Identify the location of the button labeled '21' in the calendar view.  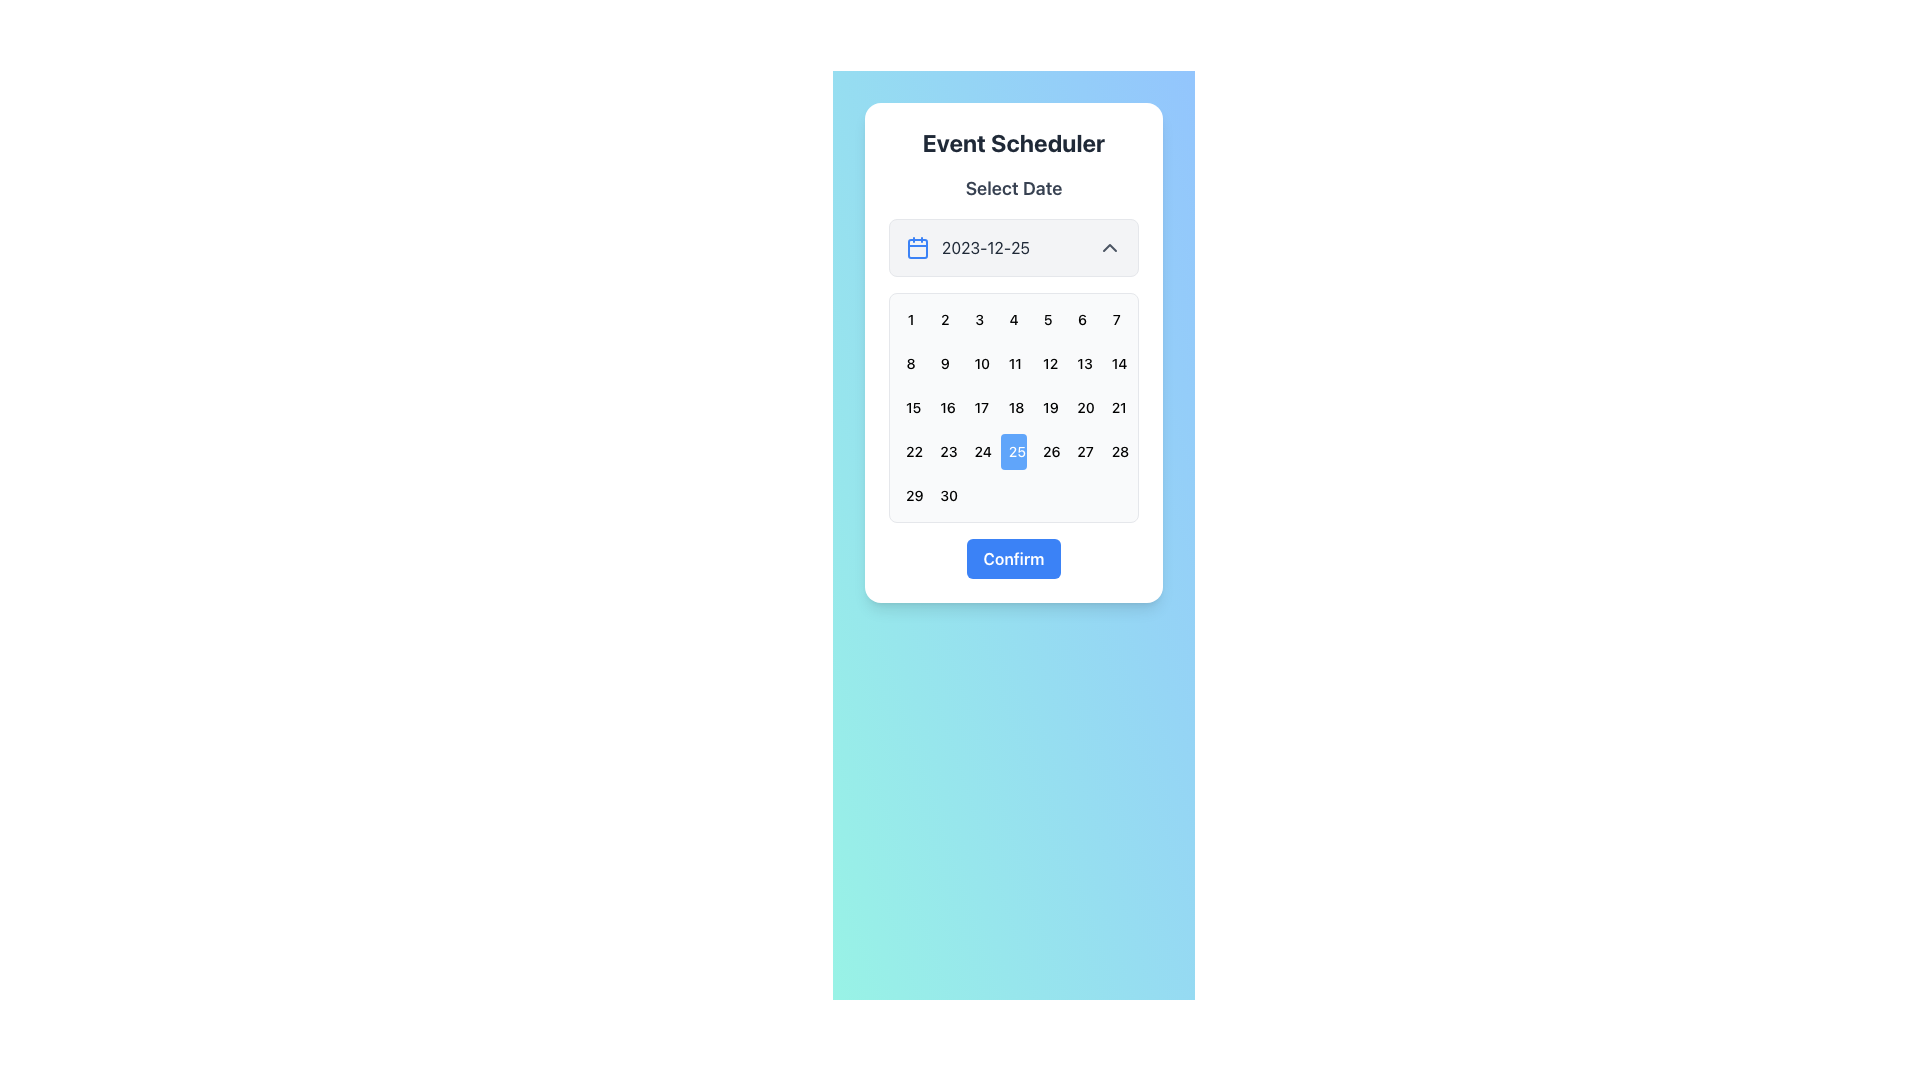
(1115, 407).